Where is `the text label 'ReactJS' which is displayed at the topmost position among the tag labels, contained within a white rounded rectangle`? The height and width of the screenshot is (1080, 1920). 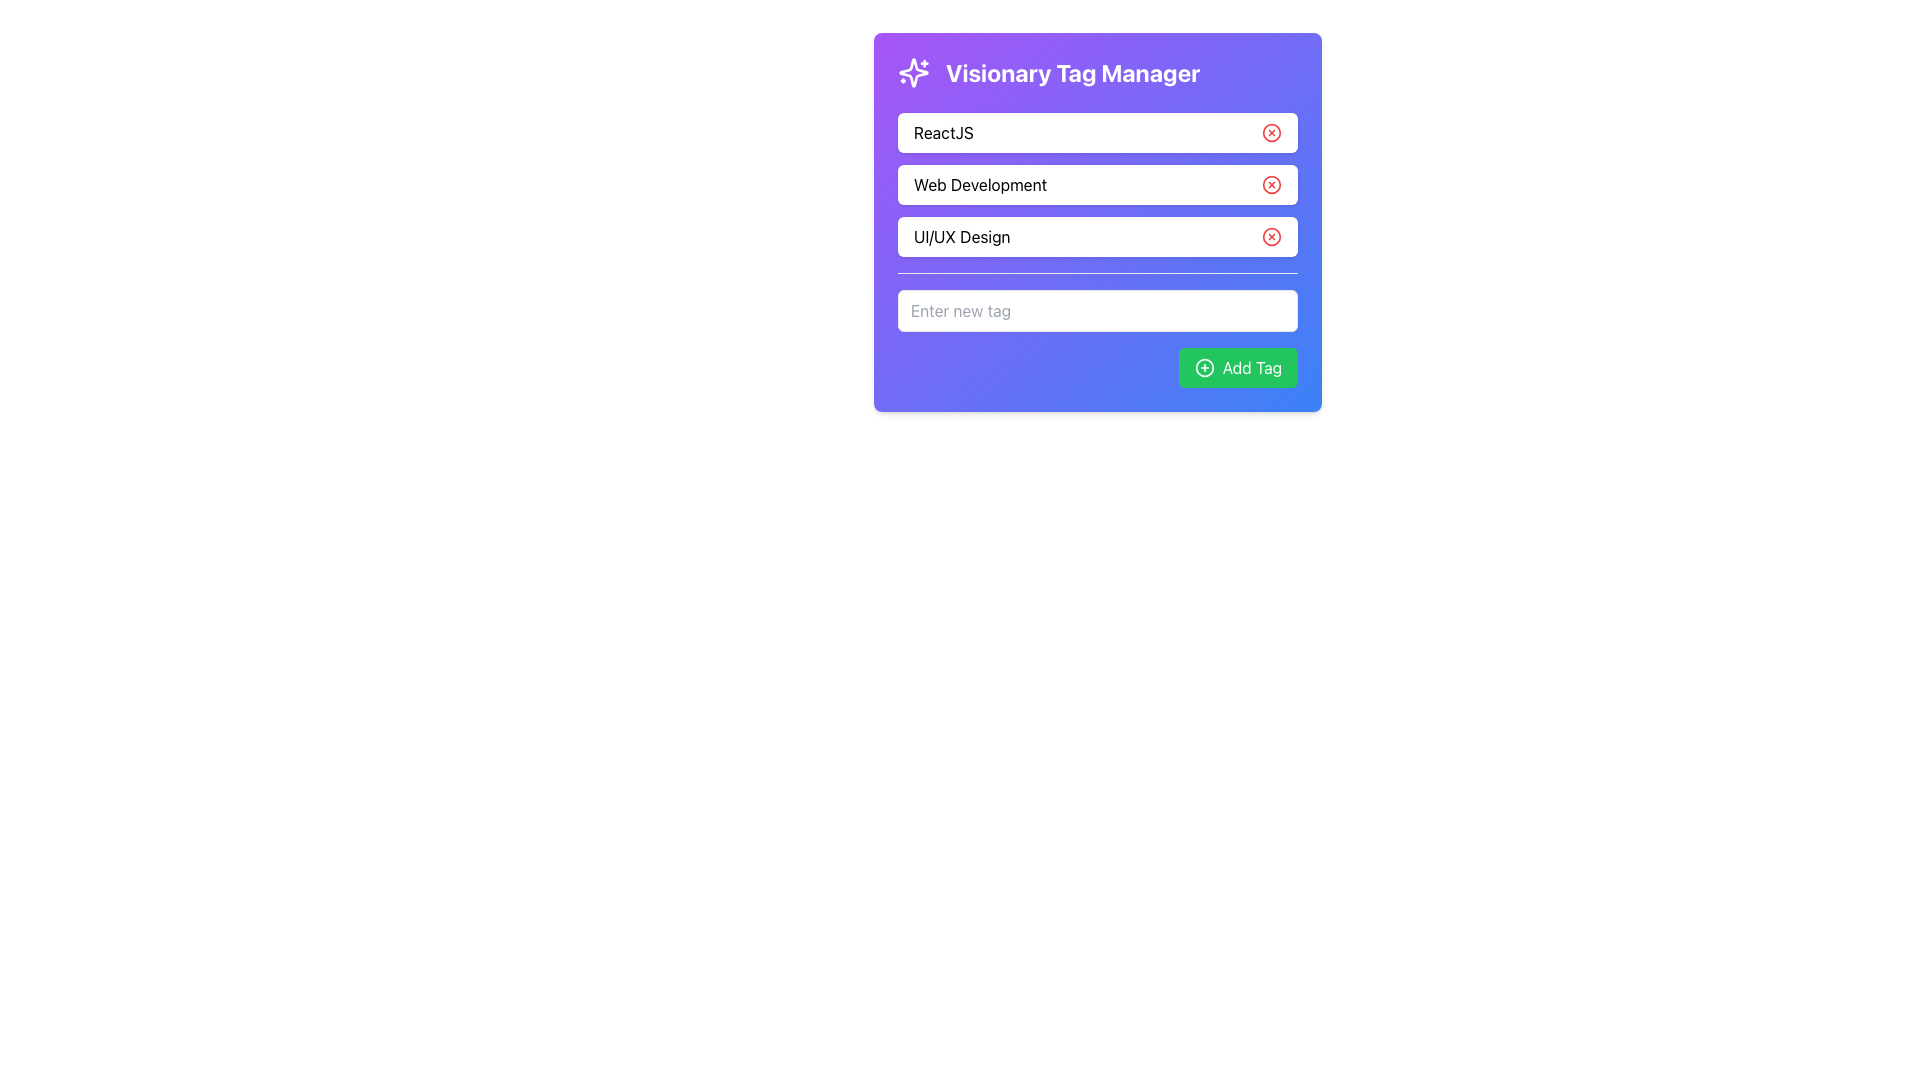
the text label 'ReactJS' which is displayed at the topmost position among the tag labels, contained within a white rounded rectangle is located at coordinates (942, 132).